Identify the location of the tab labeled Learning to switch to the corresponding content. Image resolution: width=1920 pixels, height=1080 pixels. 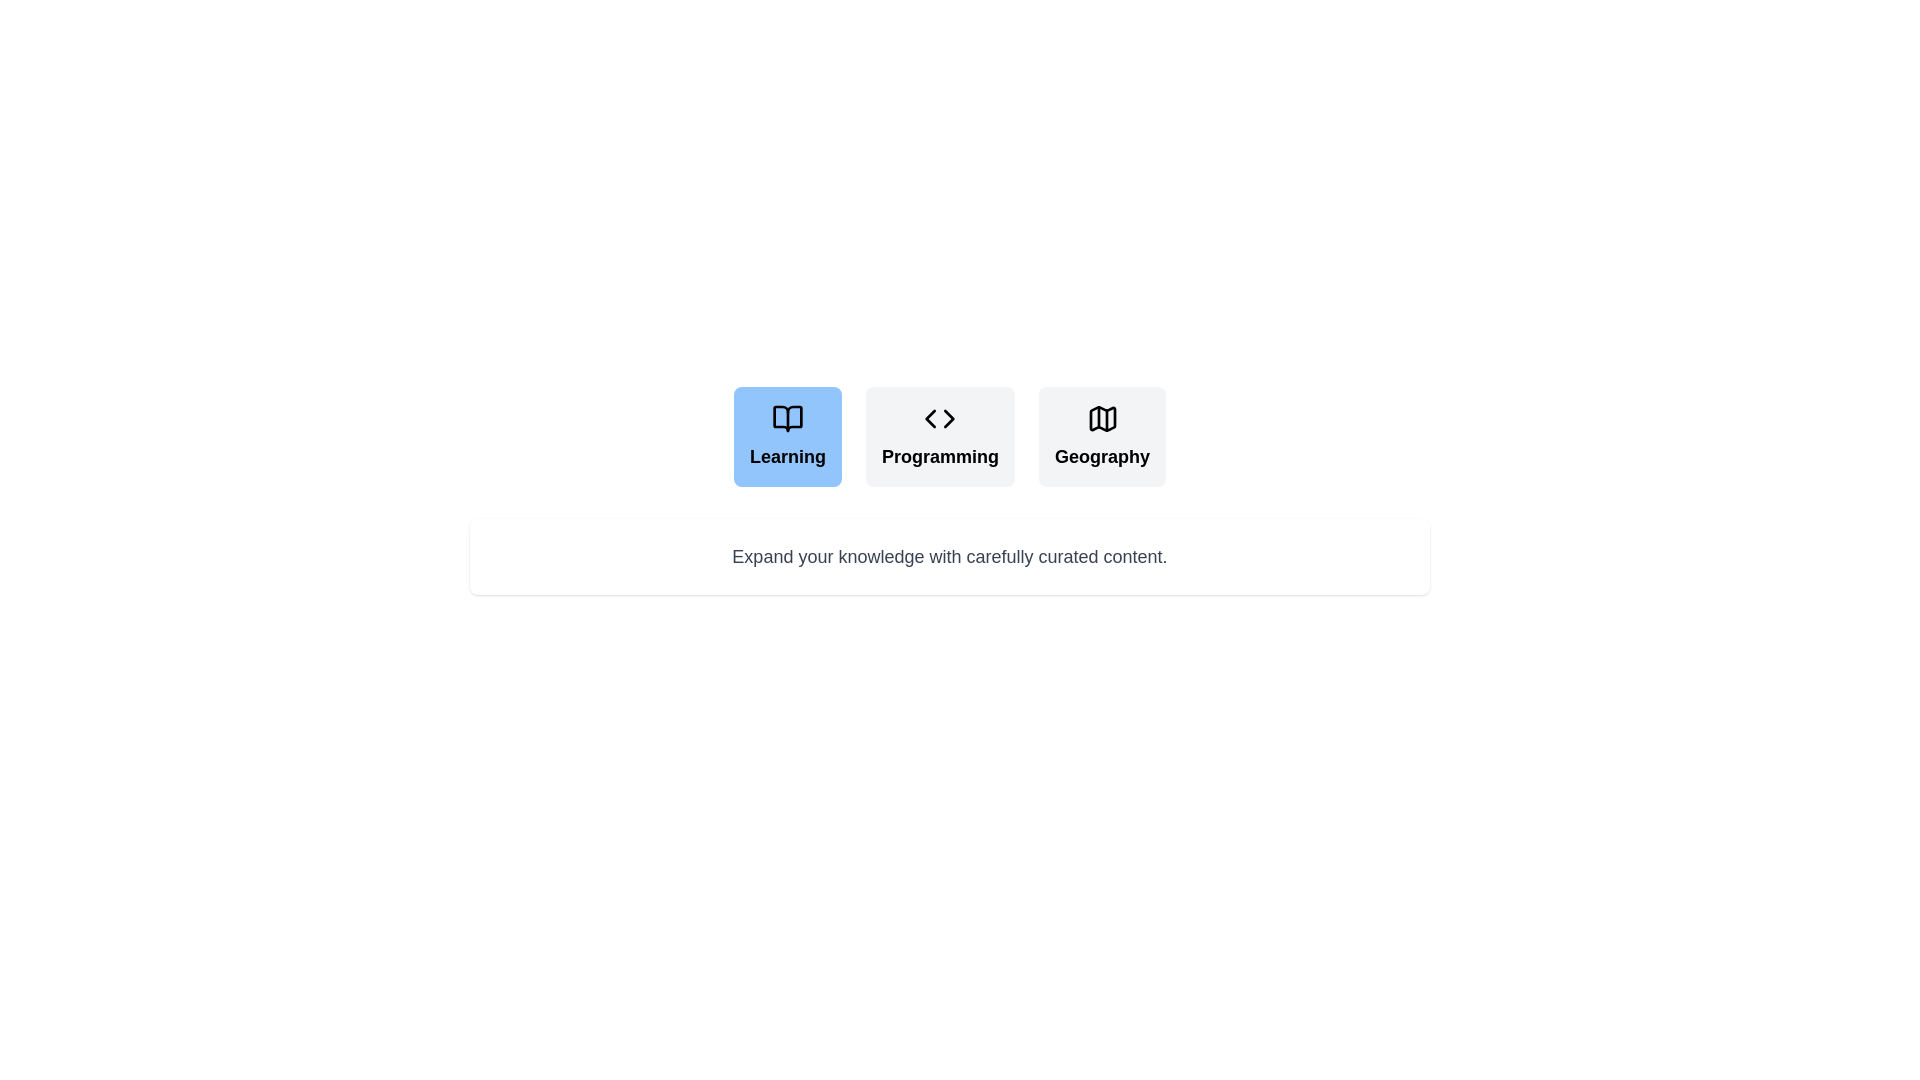
(786, 435).